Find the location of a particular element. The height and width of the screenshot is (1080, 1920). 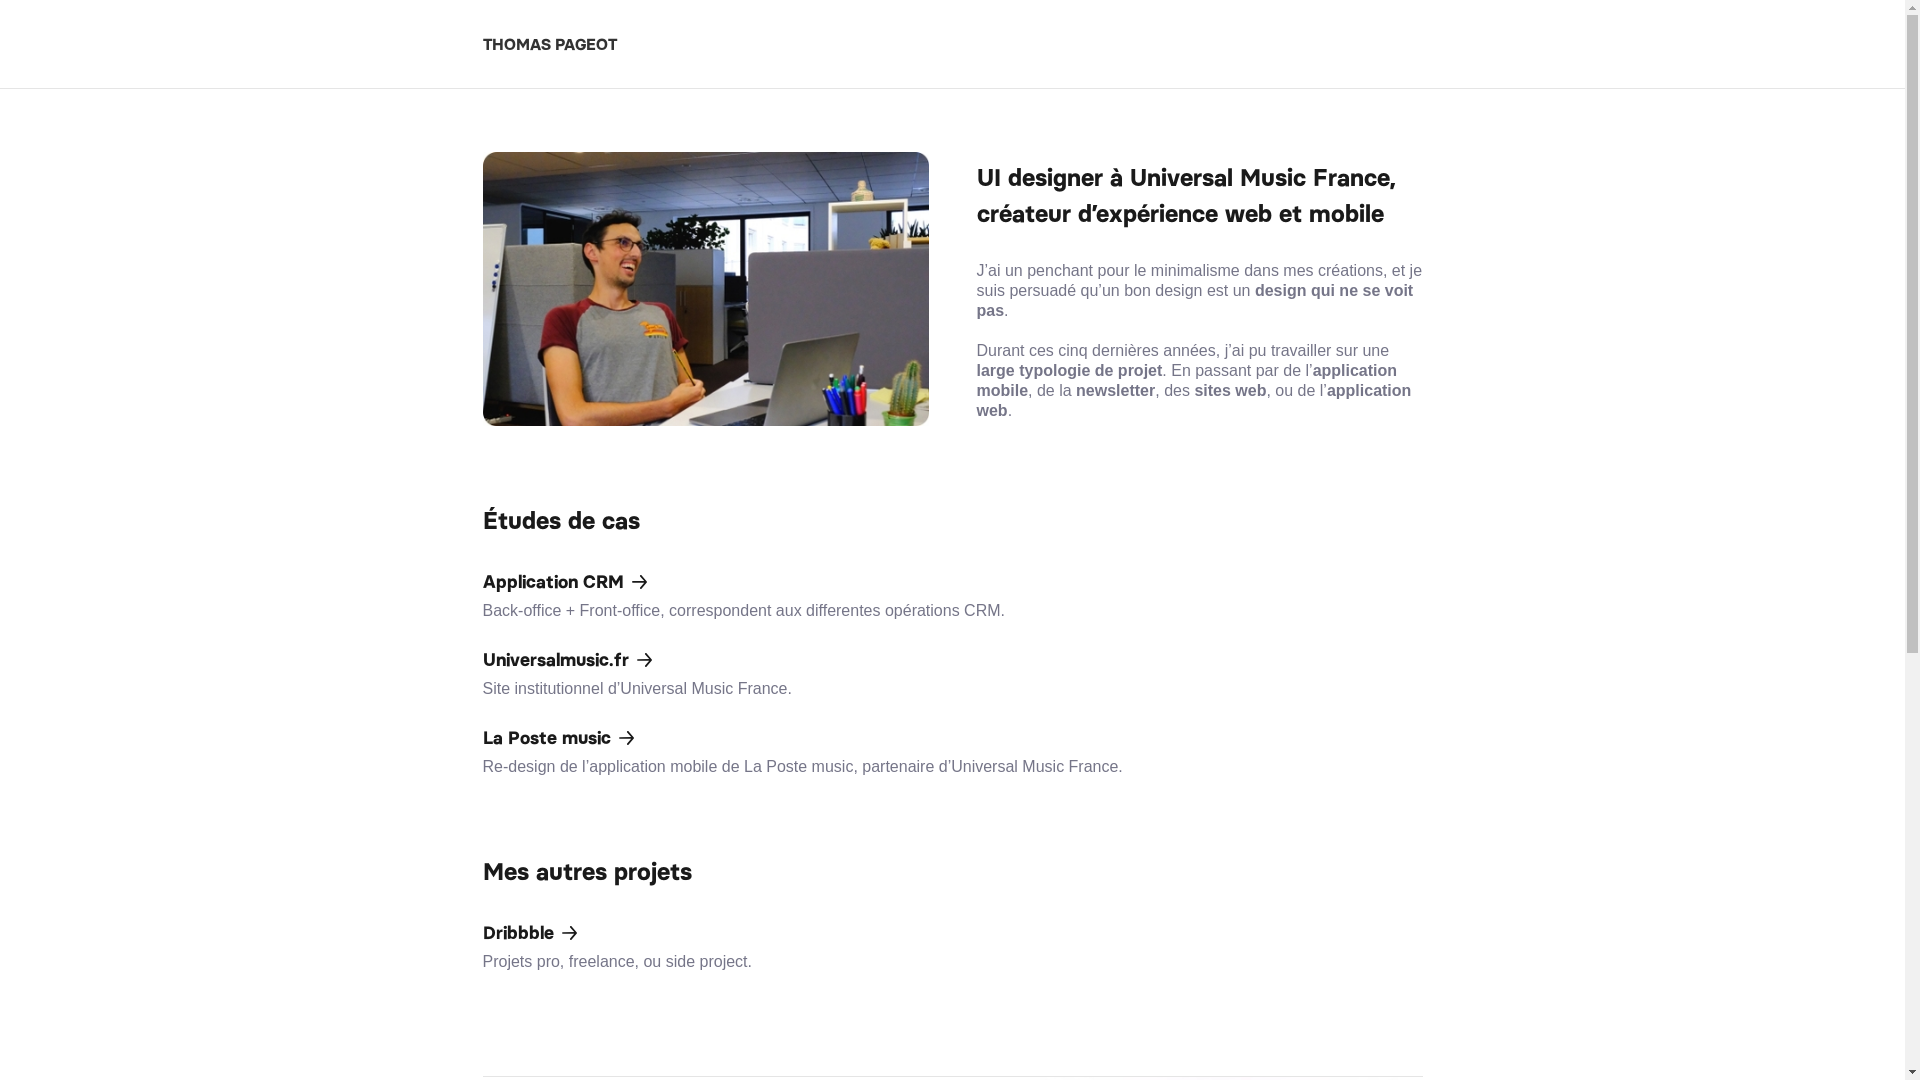

'Dribbble is located at coordinates (950, 945).